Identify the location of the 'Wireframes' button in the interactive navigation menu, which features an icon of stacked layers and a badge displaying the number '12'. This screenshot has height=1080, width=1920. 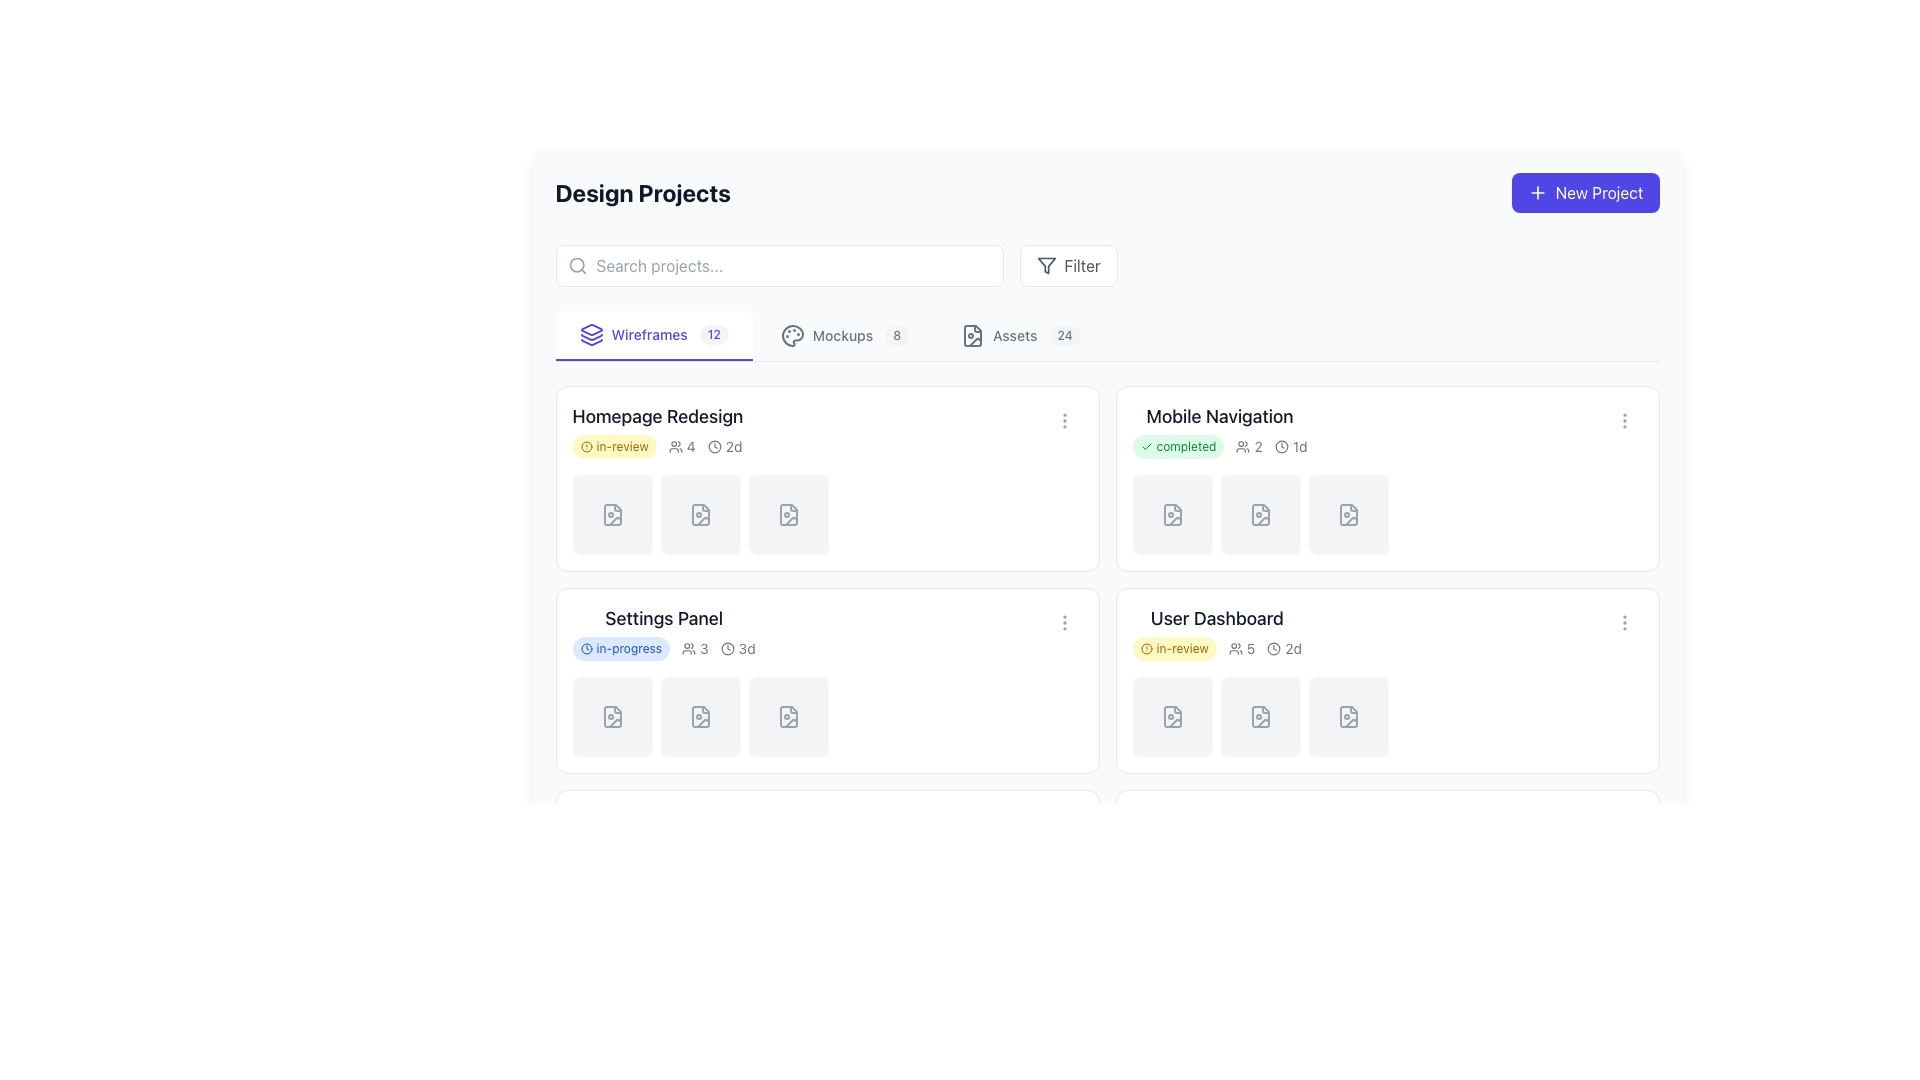
(654, 334).